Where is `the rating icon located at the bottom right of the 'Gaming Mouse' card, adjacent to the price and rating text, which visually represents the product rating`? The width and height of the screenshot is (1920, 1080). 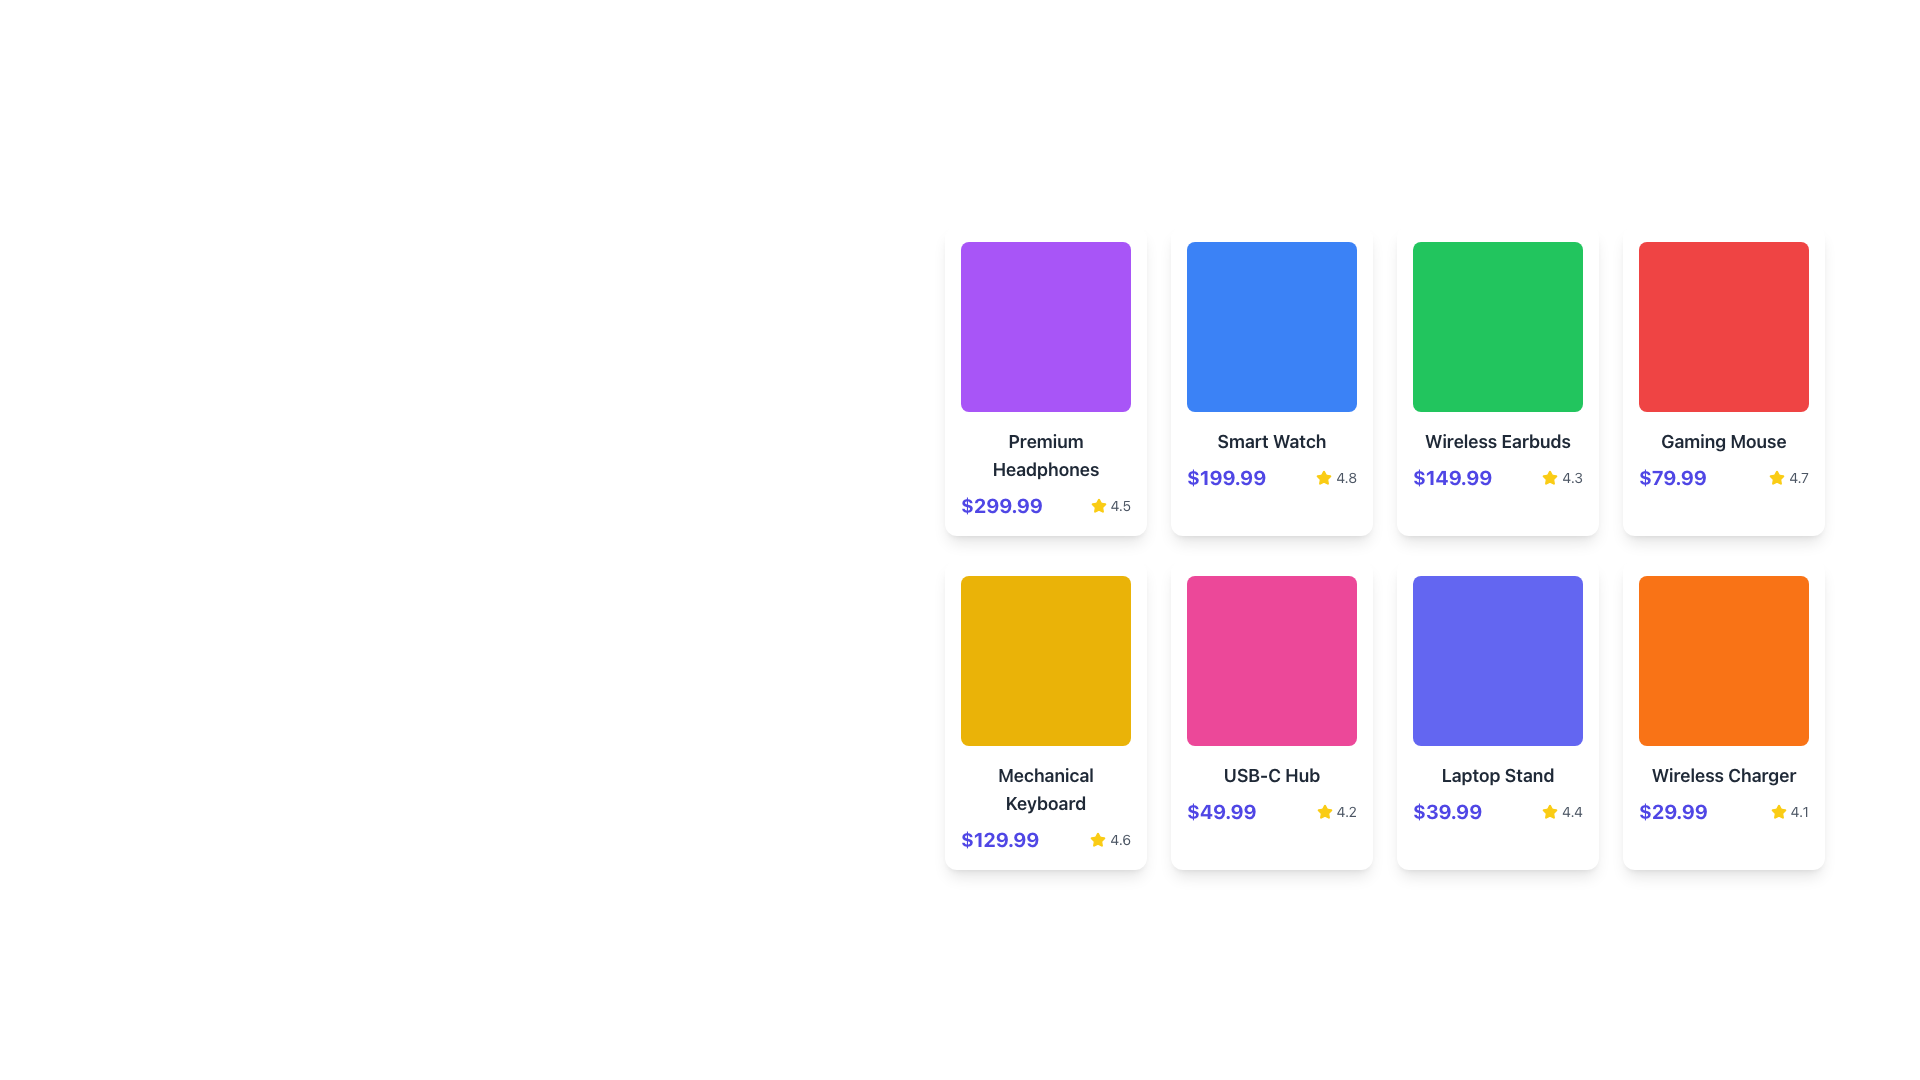
the rating icon located at the bottom right of the 'Gaming Mouse' card, adjacent to the price and rating text, which visually represents the product rating is located at coordinates (1777, 477).